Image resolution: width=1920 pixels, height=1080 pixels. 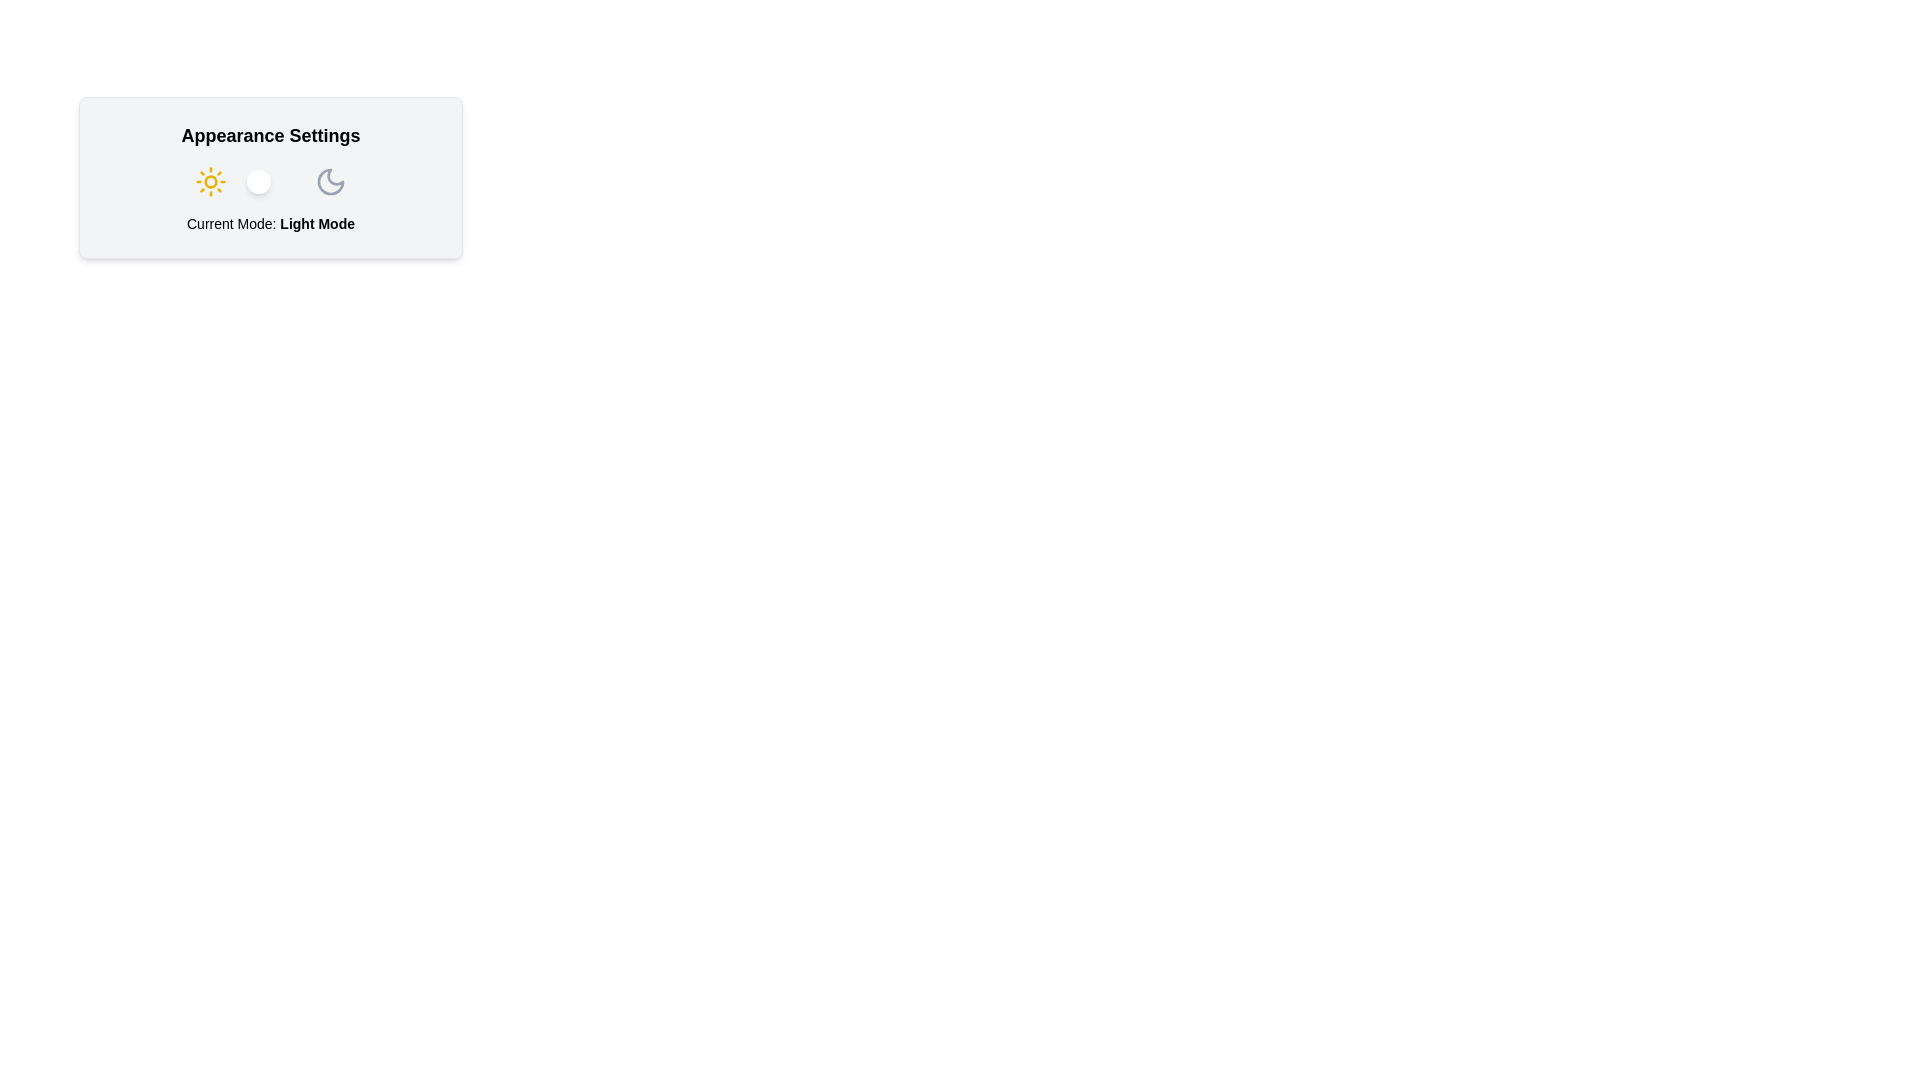 What do you see at coordinates (269, 181) in the screenshot?
I see `the circular toggle of the Appearance Settings Toggle switch` at bounding box center [269, 181].